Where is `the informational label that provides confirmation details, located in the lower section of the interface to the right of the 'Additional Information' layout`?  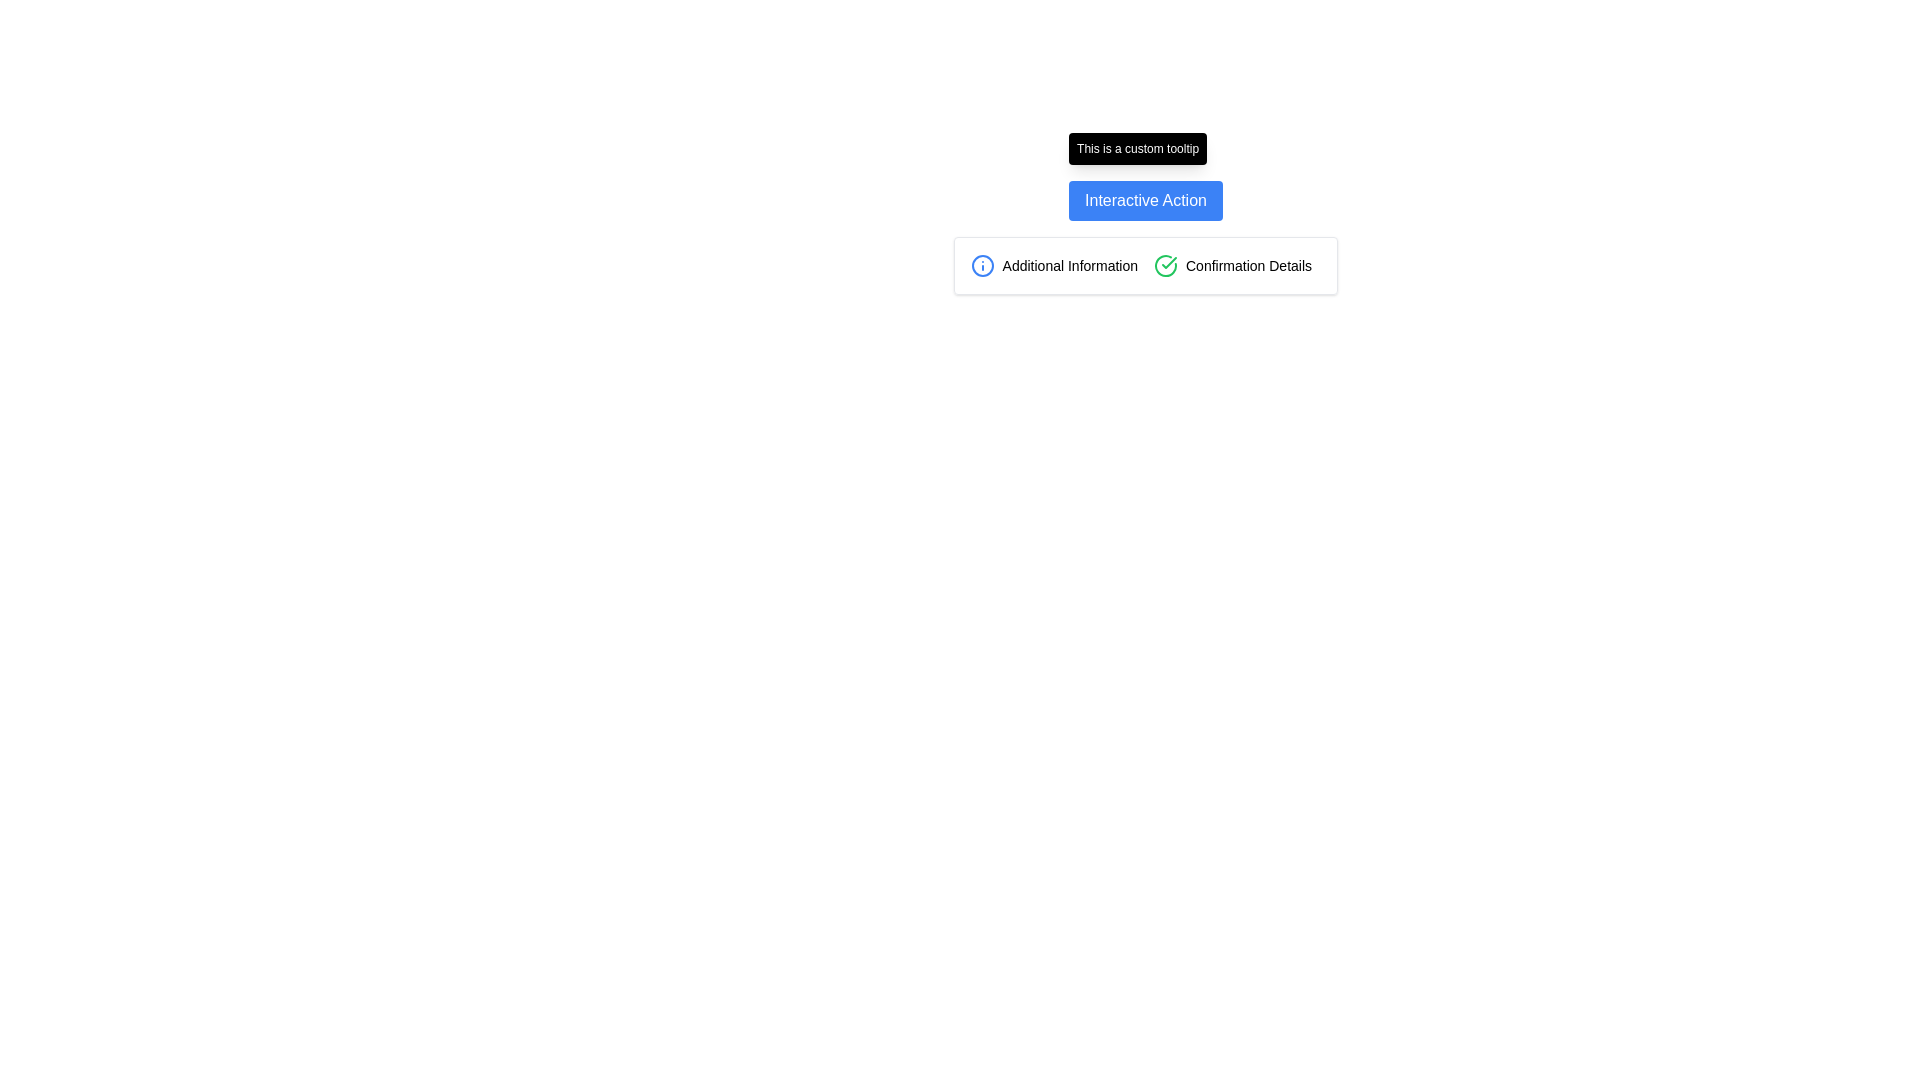 the informational label that provides confirmation details, located in the lower section of the interface to the right of the 'Additional Information' layout is located at coordinates (1236, 265).